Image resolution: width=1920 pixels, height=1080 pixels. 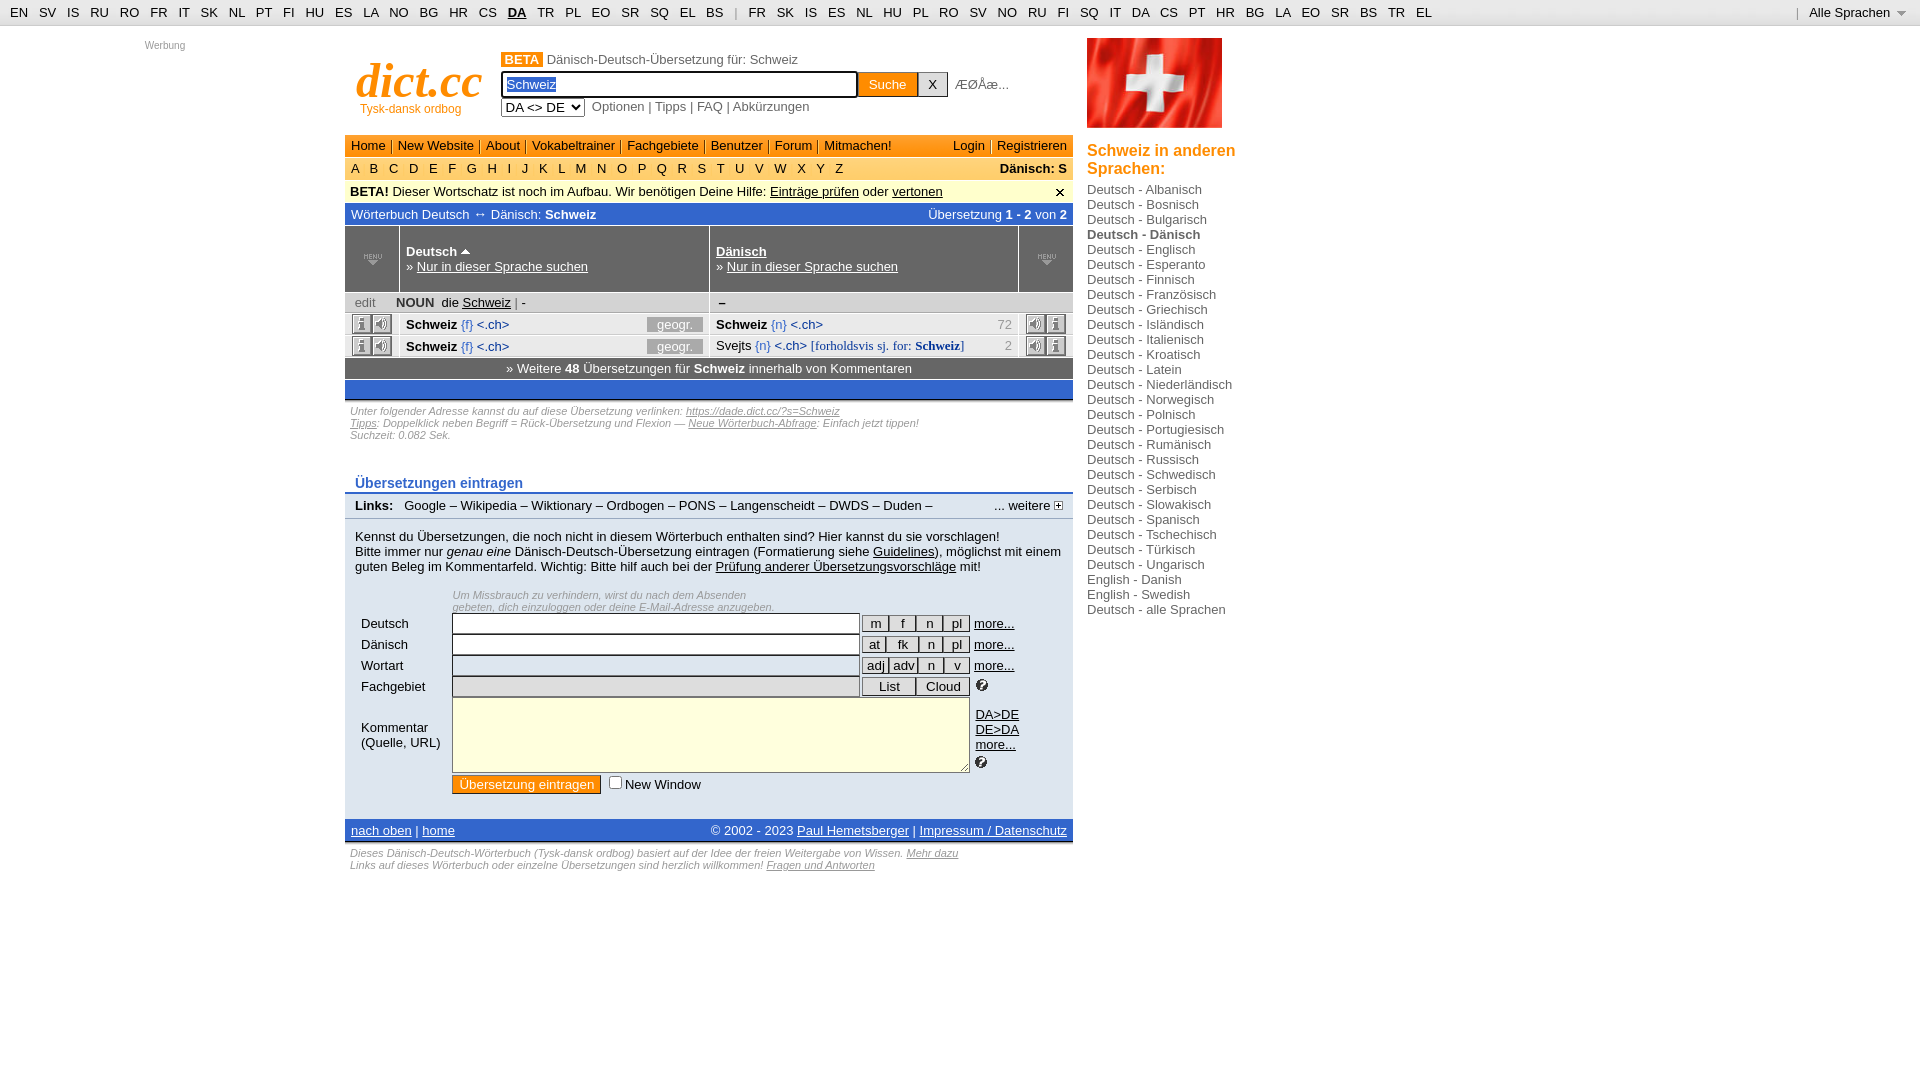 I want to click on 'Deutsch - Englisch', so click(x=1141, y=248).